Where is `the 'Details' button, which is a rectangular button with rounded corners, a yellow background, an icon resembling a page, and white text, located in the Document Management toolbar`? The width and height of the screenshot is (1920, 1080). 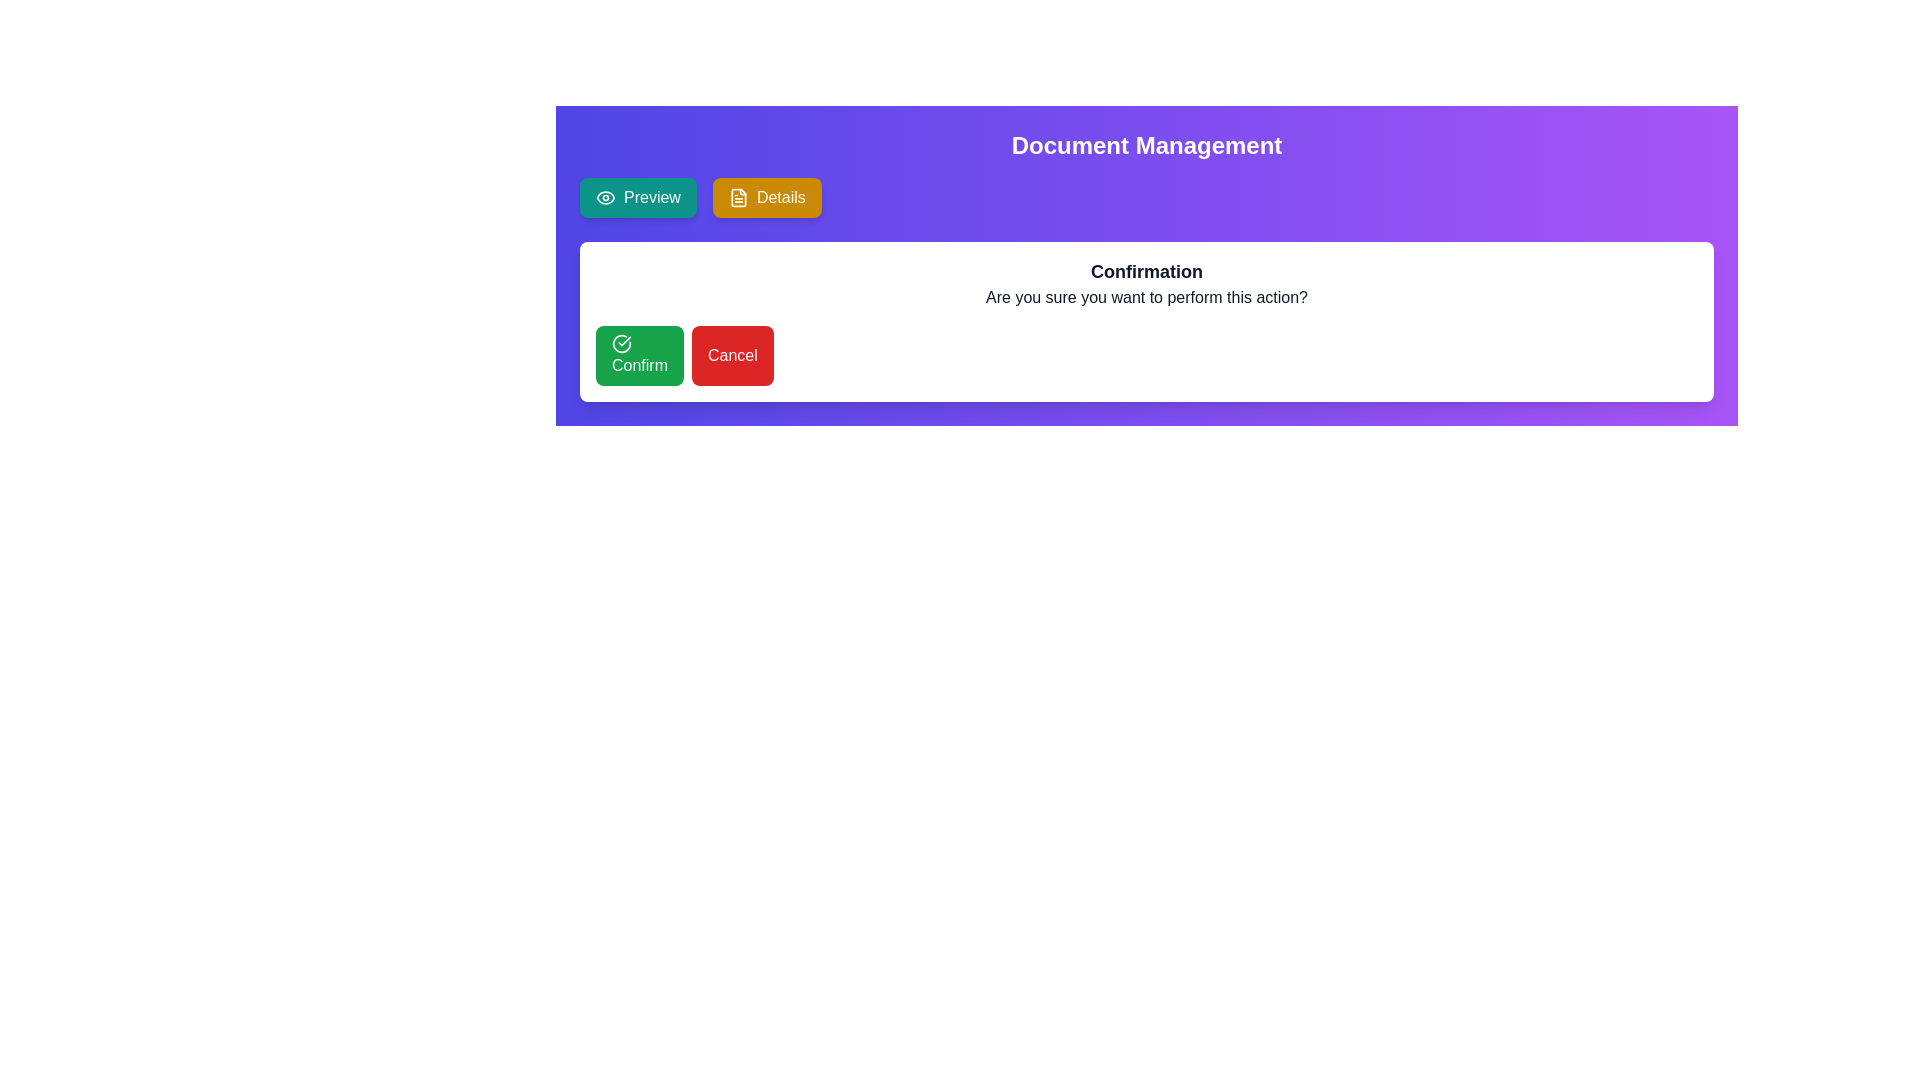 the 'Details' button, which is a rectangular button with rounded corners, a yellow background, an icon resembling a page, and white text, located in the Document Management toolbar is located at coordinates (766, 197).